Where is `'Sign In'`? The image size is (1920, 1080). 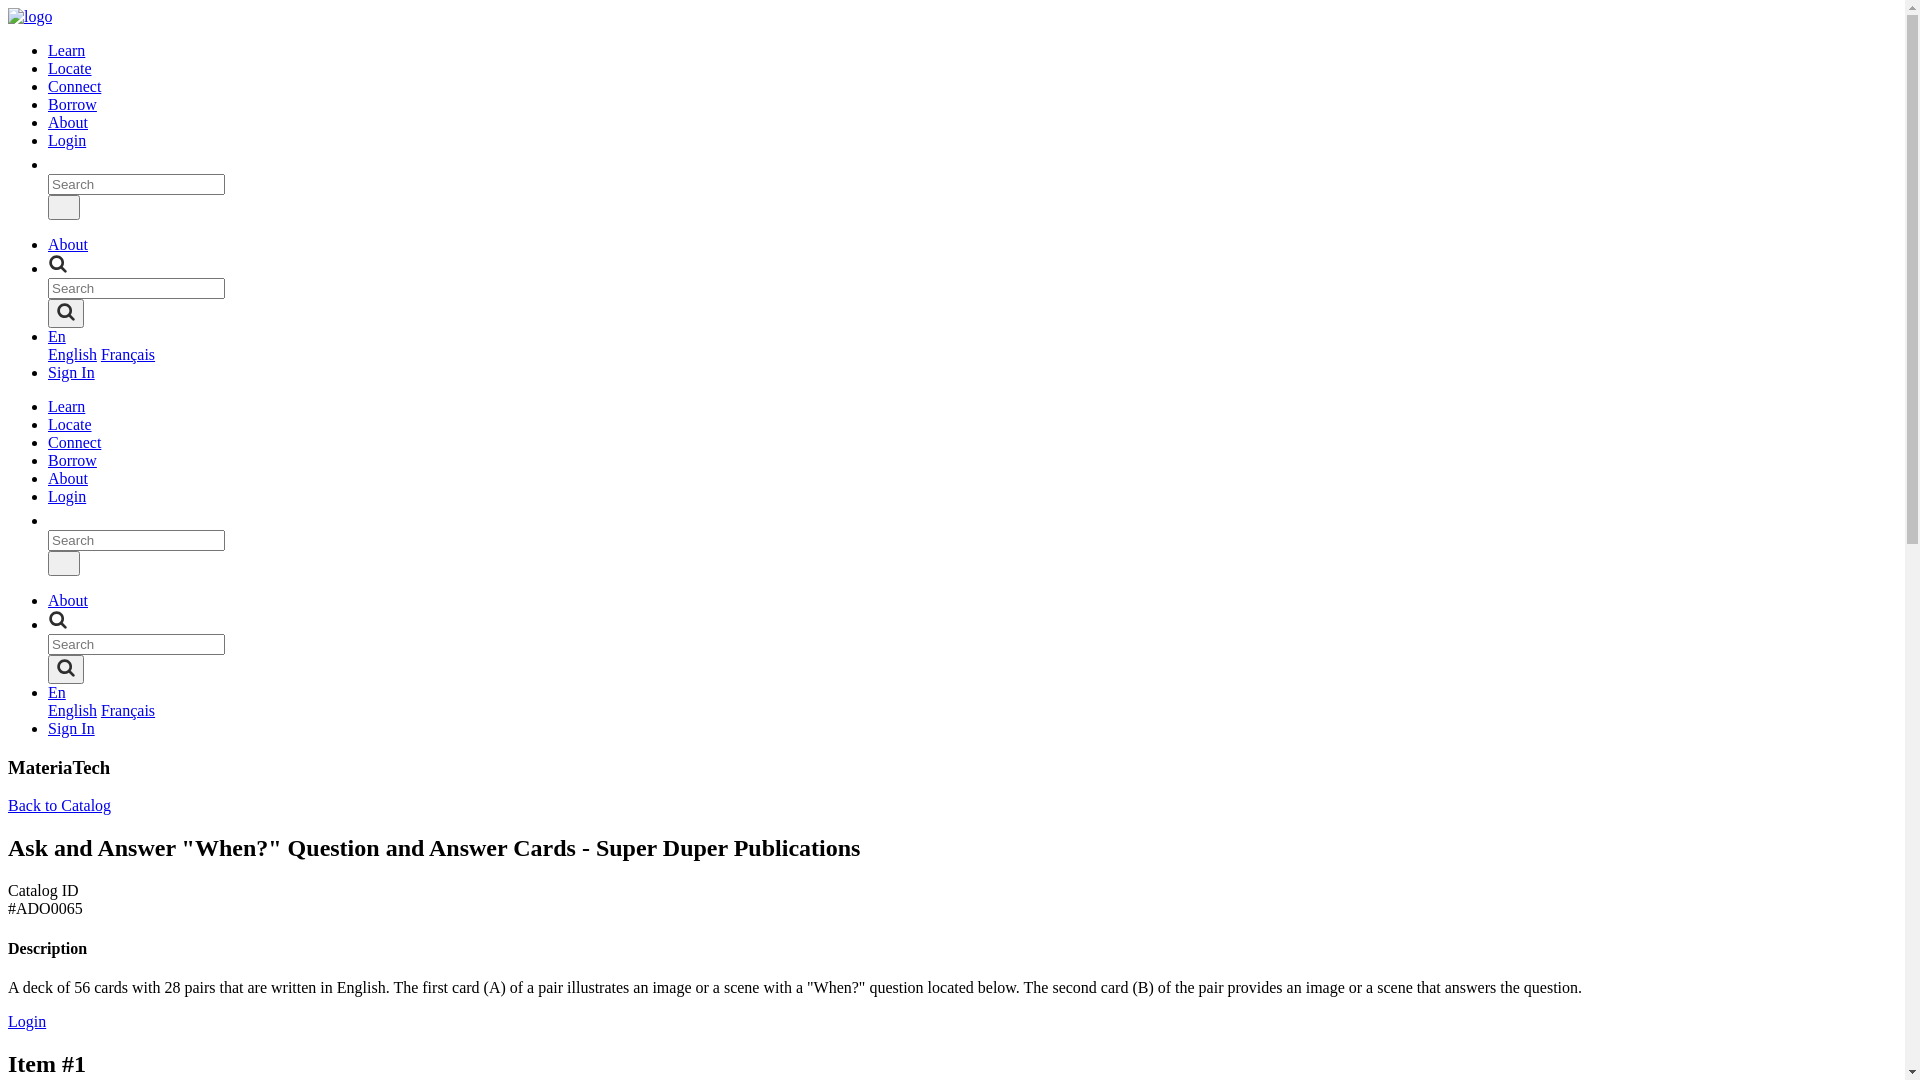
'Sign In' is located at coordinates (71, 372).